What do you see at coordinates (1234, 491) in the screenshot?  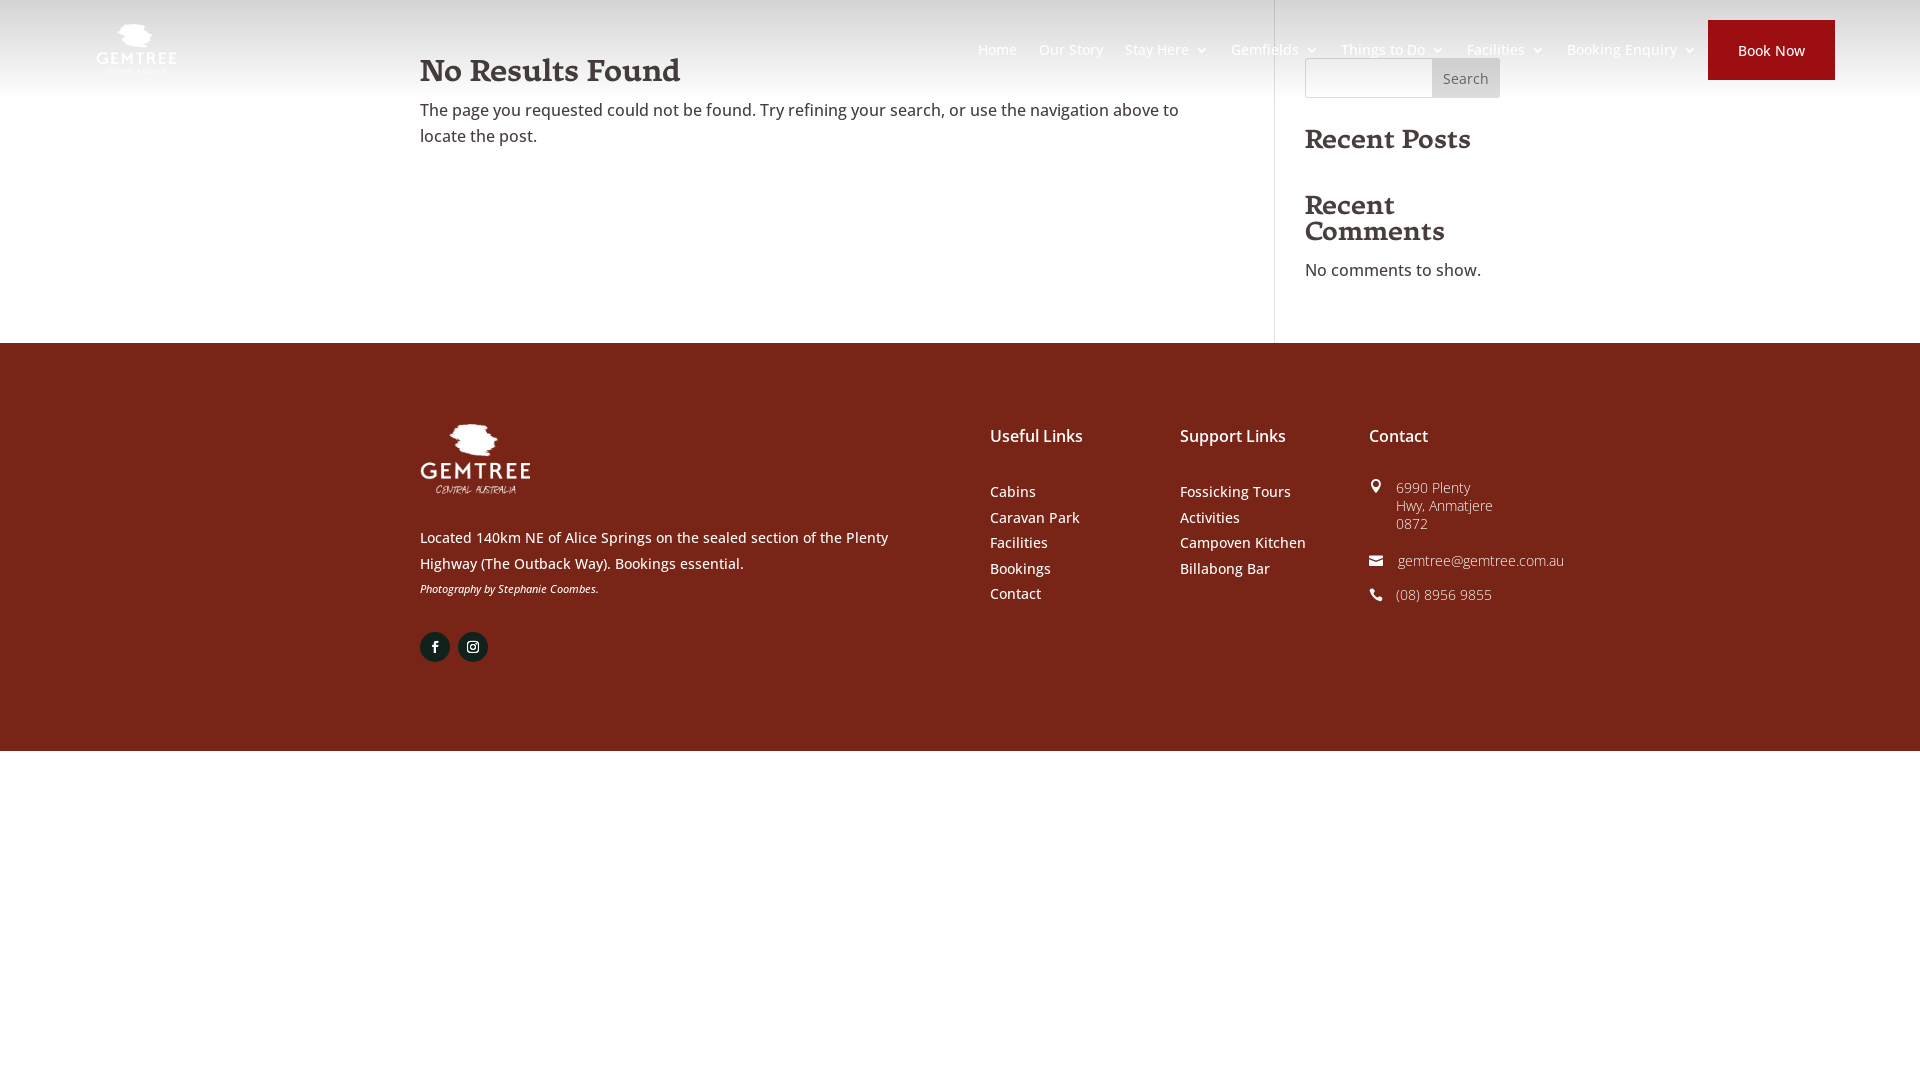 I see `'Fossicking Tours'` at bounding box center [1234, 491].